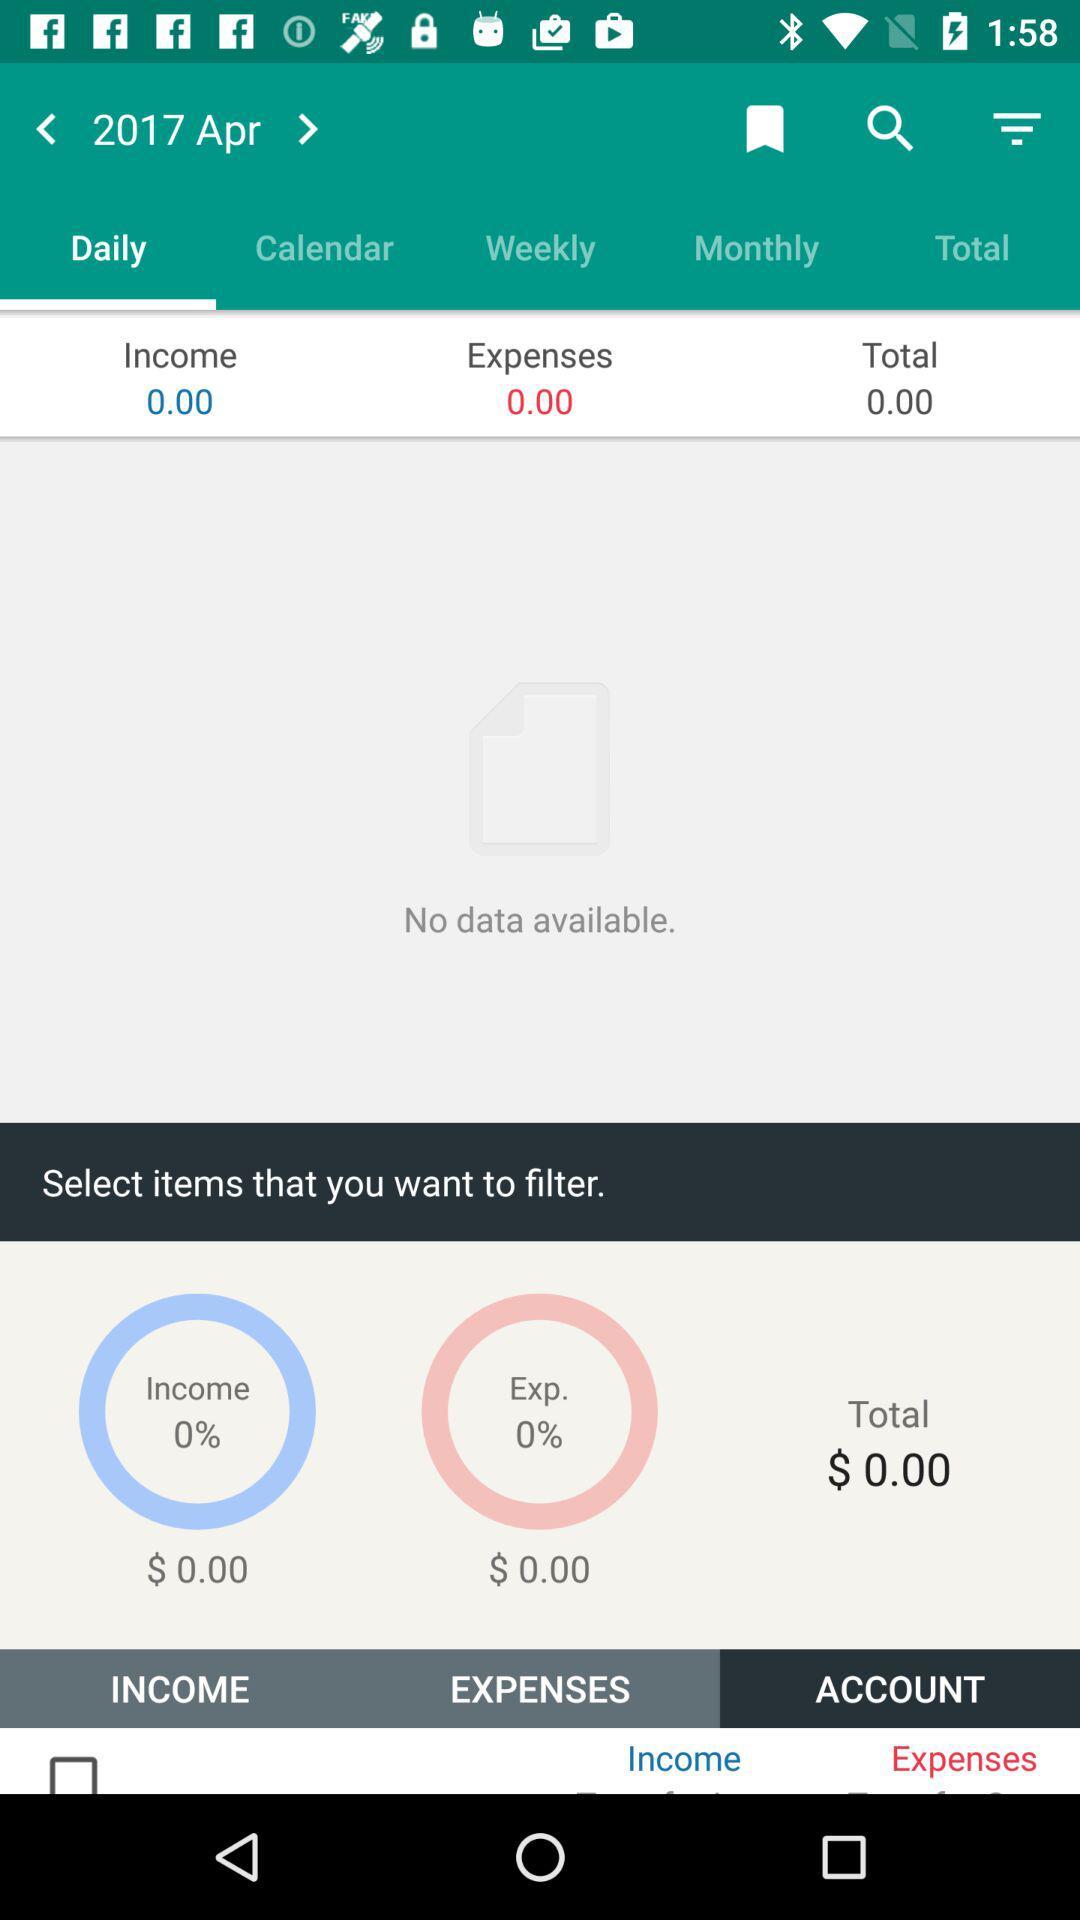  Describe the element at coordinates (1017, 127) in the screenshot. I see `the filter_list icon` at that location.